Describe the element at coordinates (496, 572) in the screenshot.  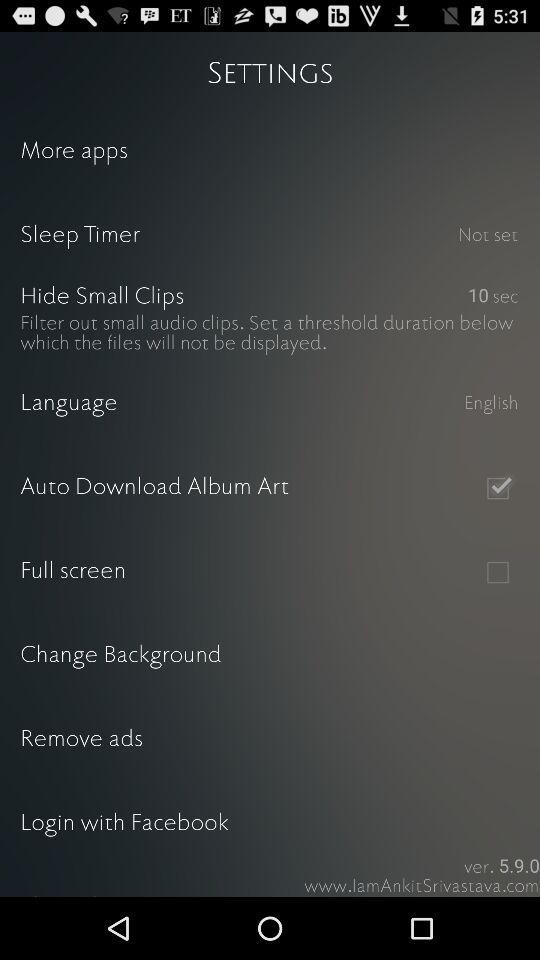
I see `ao ativar esta determinada funcionalidade voc permitira que o aplicativo abra em tela cheio` at that location.